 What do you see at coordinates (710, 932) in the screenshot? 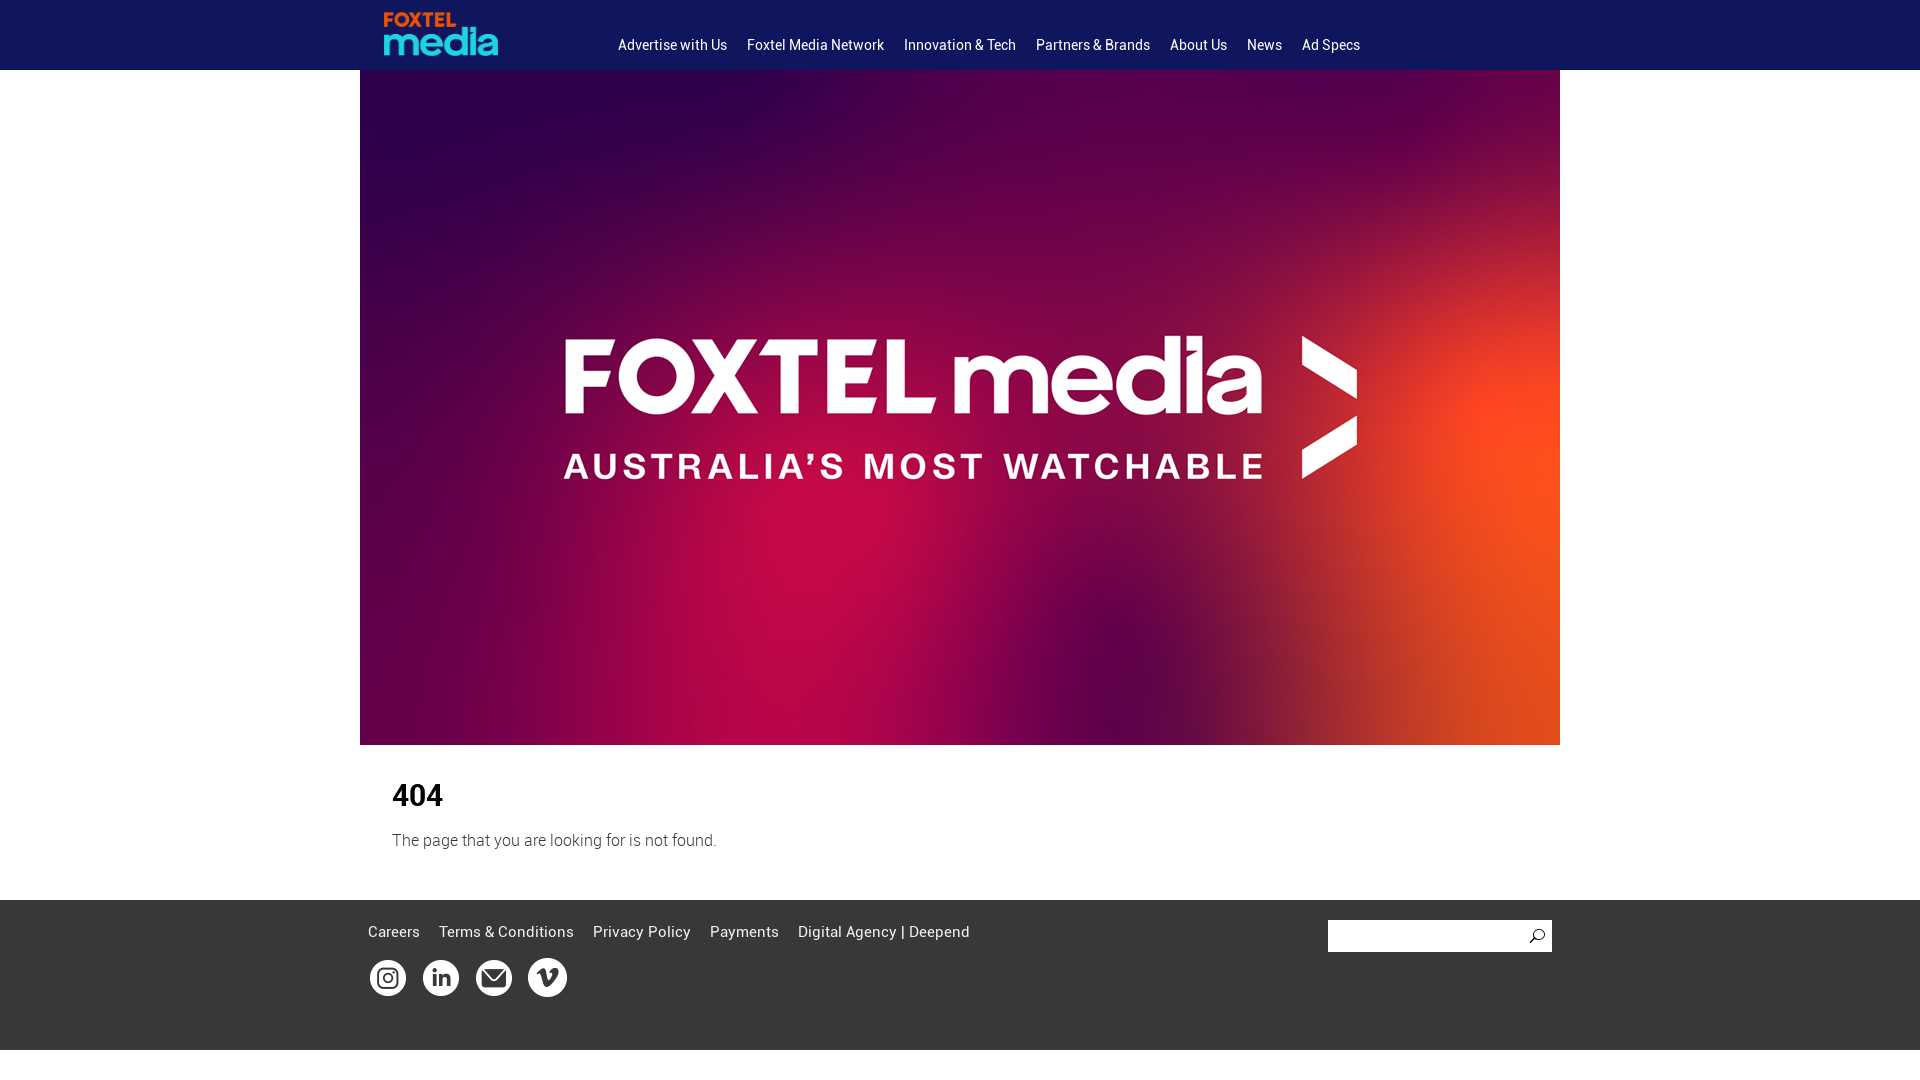
I see `'Payments'` at bounding box center [710, 932].